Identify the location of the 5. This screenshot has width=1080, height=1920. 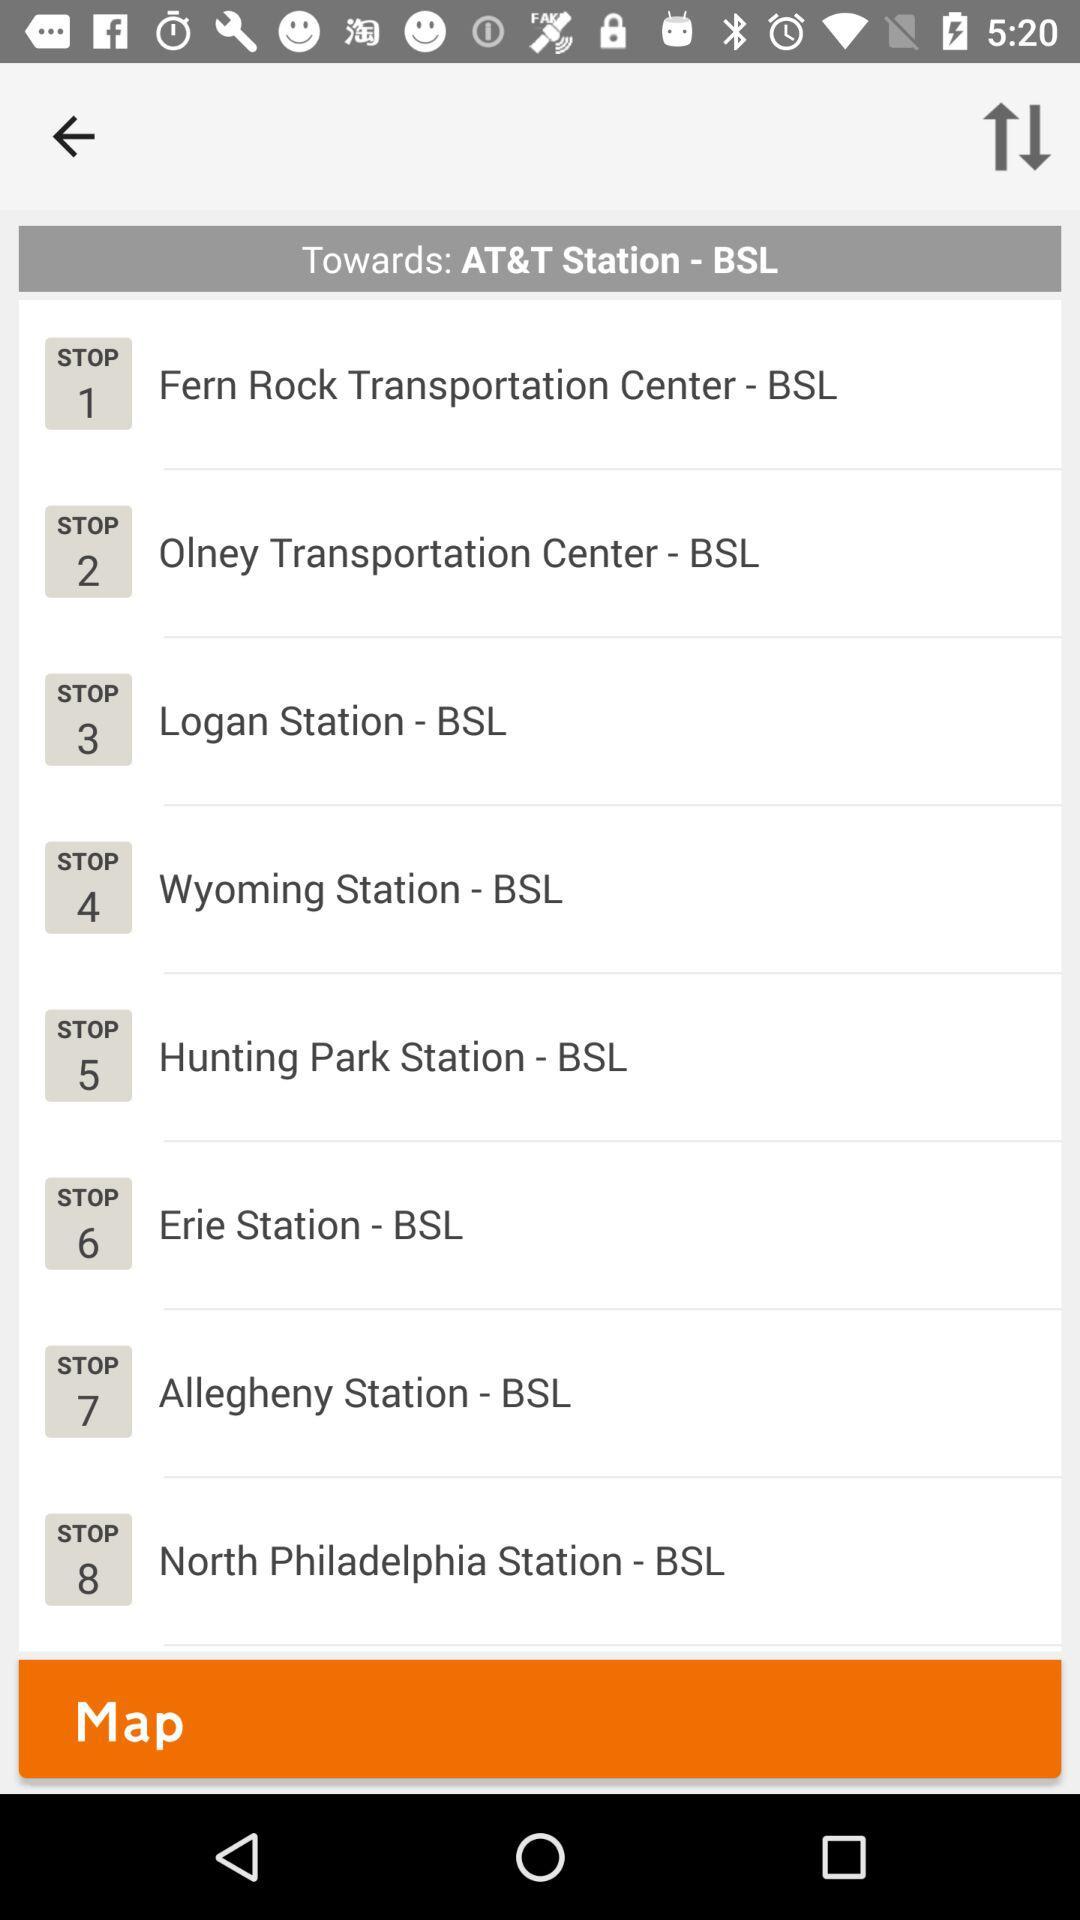
(87, 1072).